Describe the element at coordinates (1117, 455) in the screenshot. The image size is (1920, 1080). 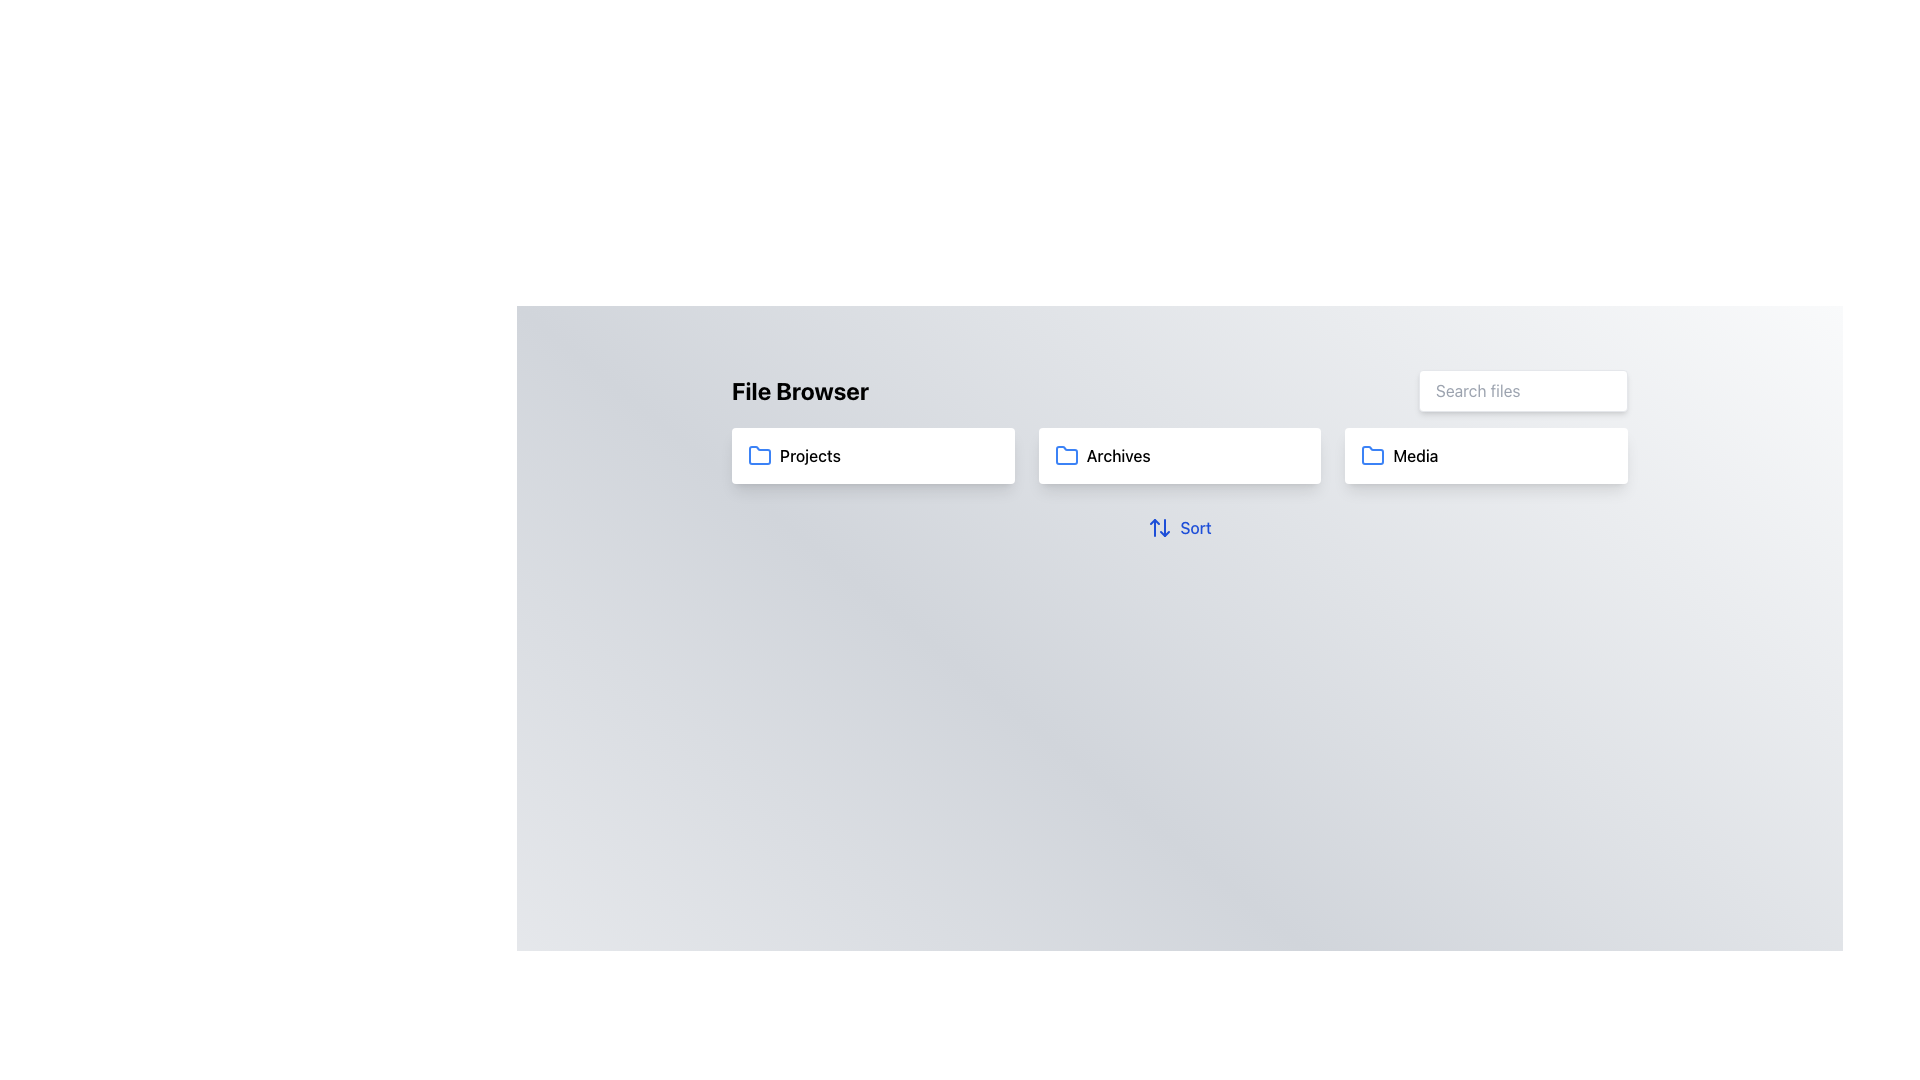
I see `the text label reading 'Archives', which is styled with medium-weight font and positioned next to a folder icon, to identify the item` at that location.